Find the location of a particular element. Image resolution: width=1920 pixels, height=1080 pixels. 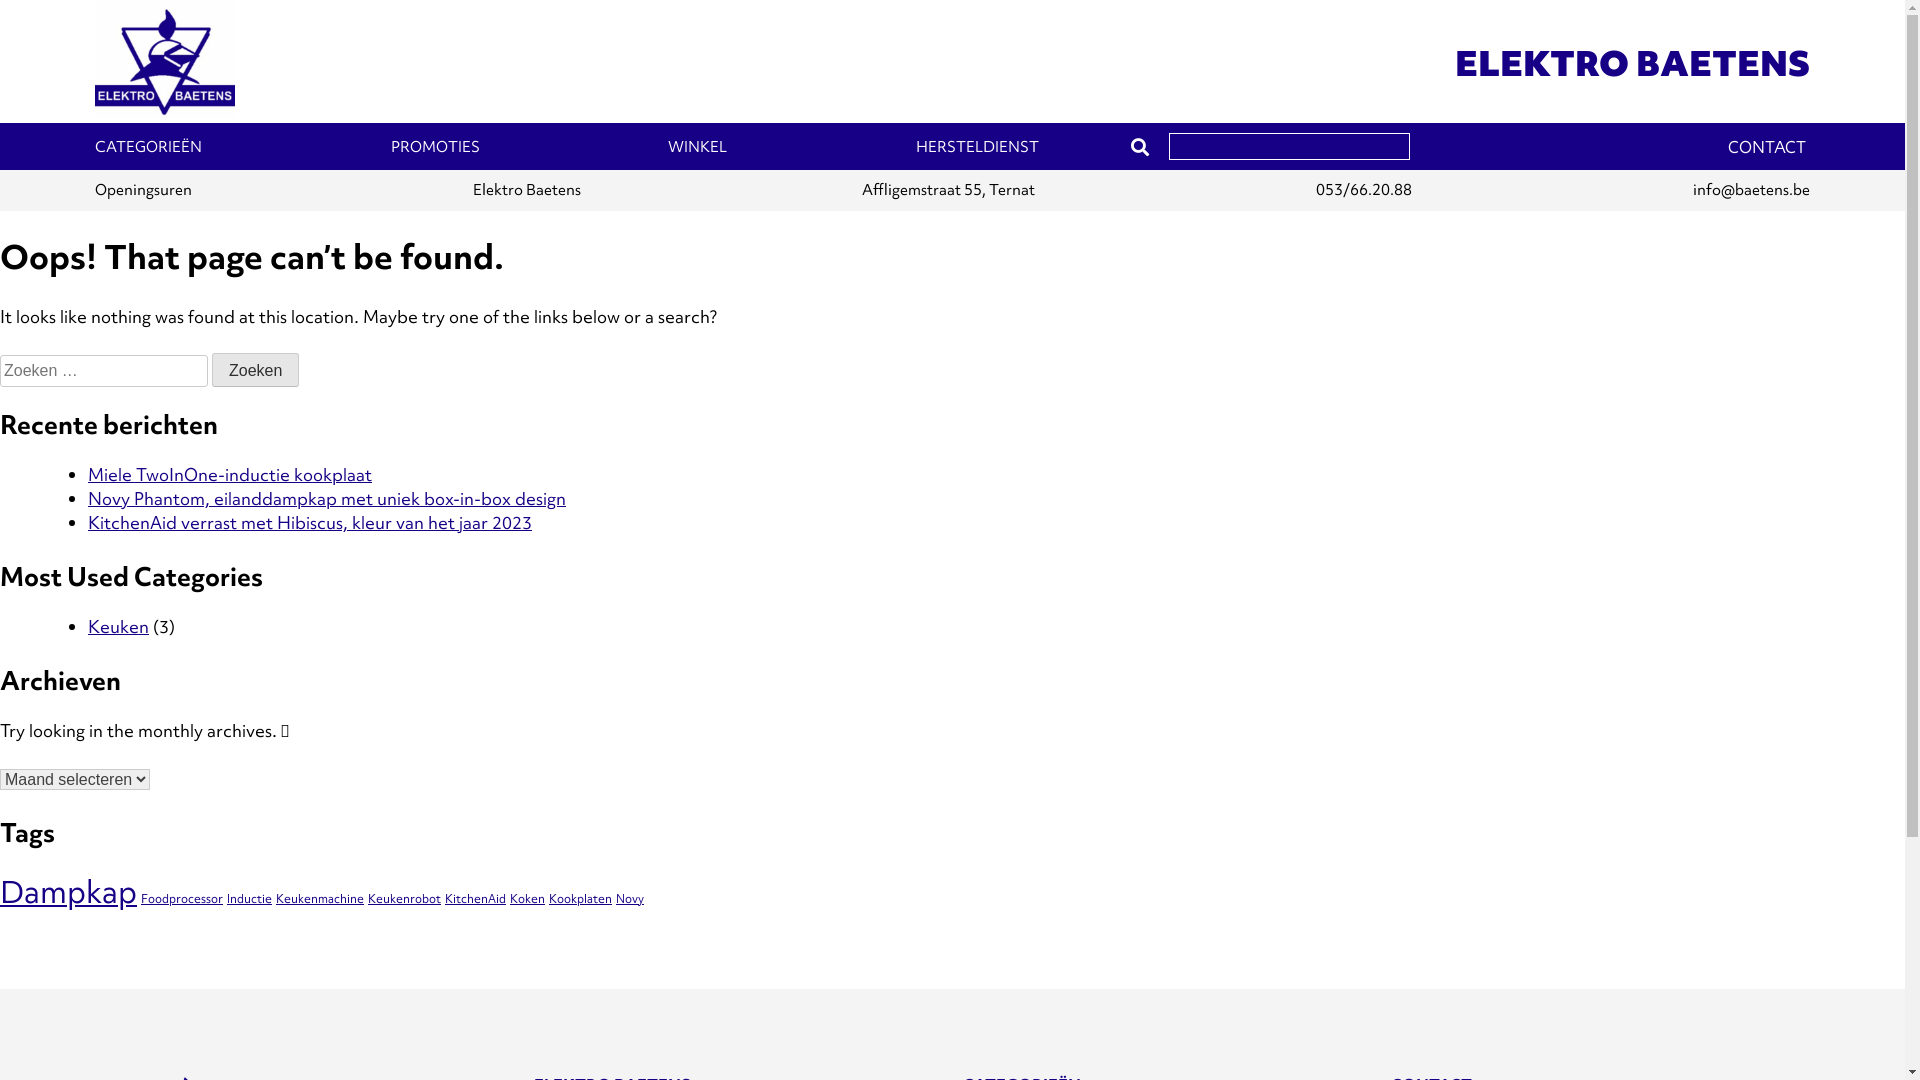

'ELEKTRO BAETENS' is located at coordinates (1632, 62).